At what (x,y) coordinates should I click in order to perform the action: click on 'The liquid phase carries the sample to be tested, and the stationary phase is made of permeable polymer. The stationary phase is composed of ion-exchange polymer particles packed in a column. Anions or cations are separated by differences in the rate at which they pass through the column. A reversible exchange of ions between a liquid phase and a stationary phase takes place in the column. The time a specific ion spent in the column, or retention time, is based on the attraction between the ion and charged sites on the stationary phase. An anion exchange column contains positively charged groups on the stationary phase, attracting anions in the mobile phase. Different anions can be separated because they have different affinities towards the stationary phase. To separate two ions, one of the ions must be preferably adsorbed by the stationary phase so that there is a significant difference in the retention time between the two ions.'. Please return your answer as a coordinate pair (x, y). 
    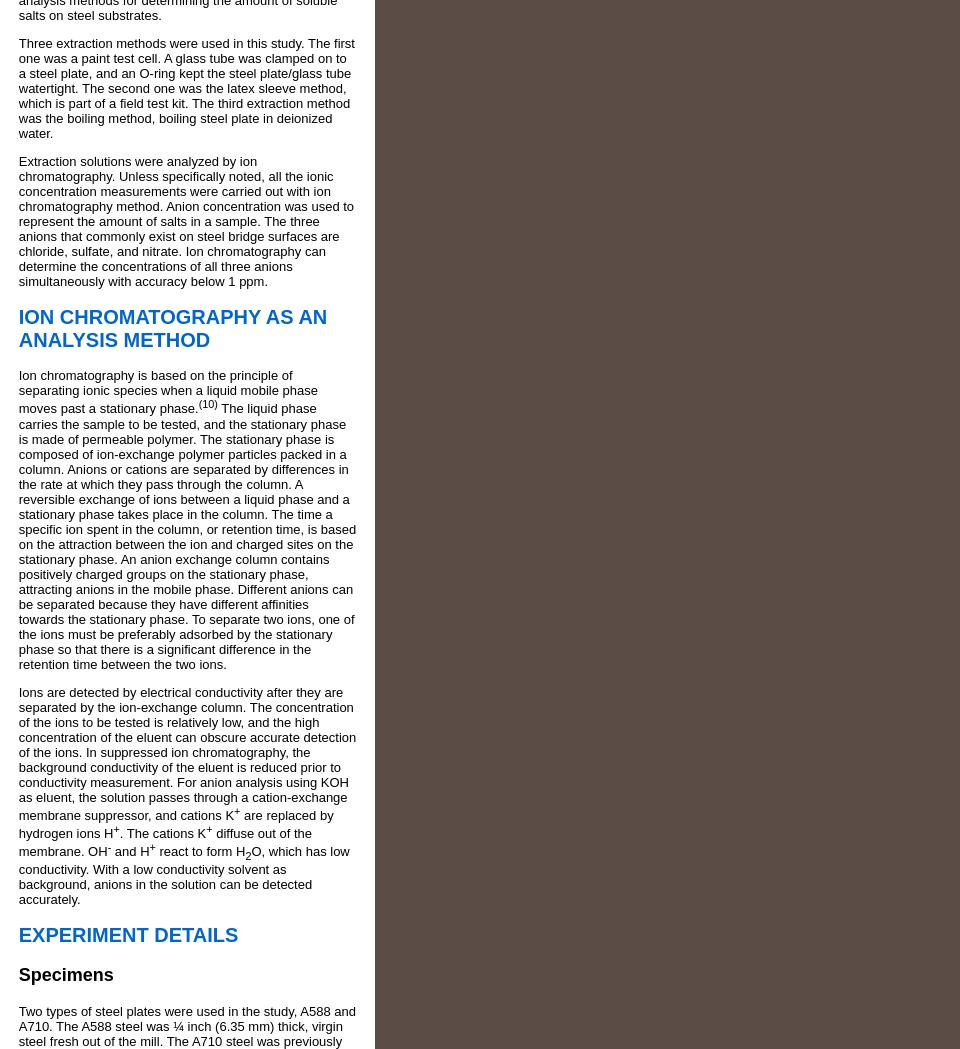
    Looking at the image, I should click on (187, 536).